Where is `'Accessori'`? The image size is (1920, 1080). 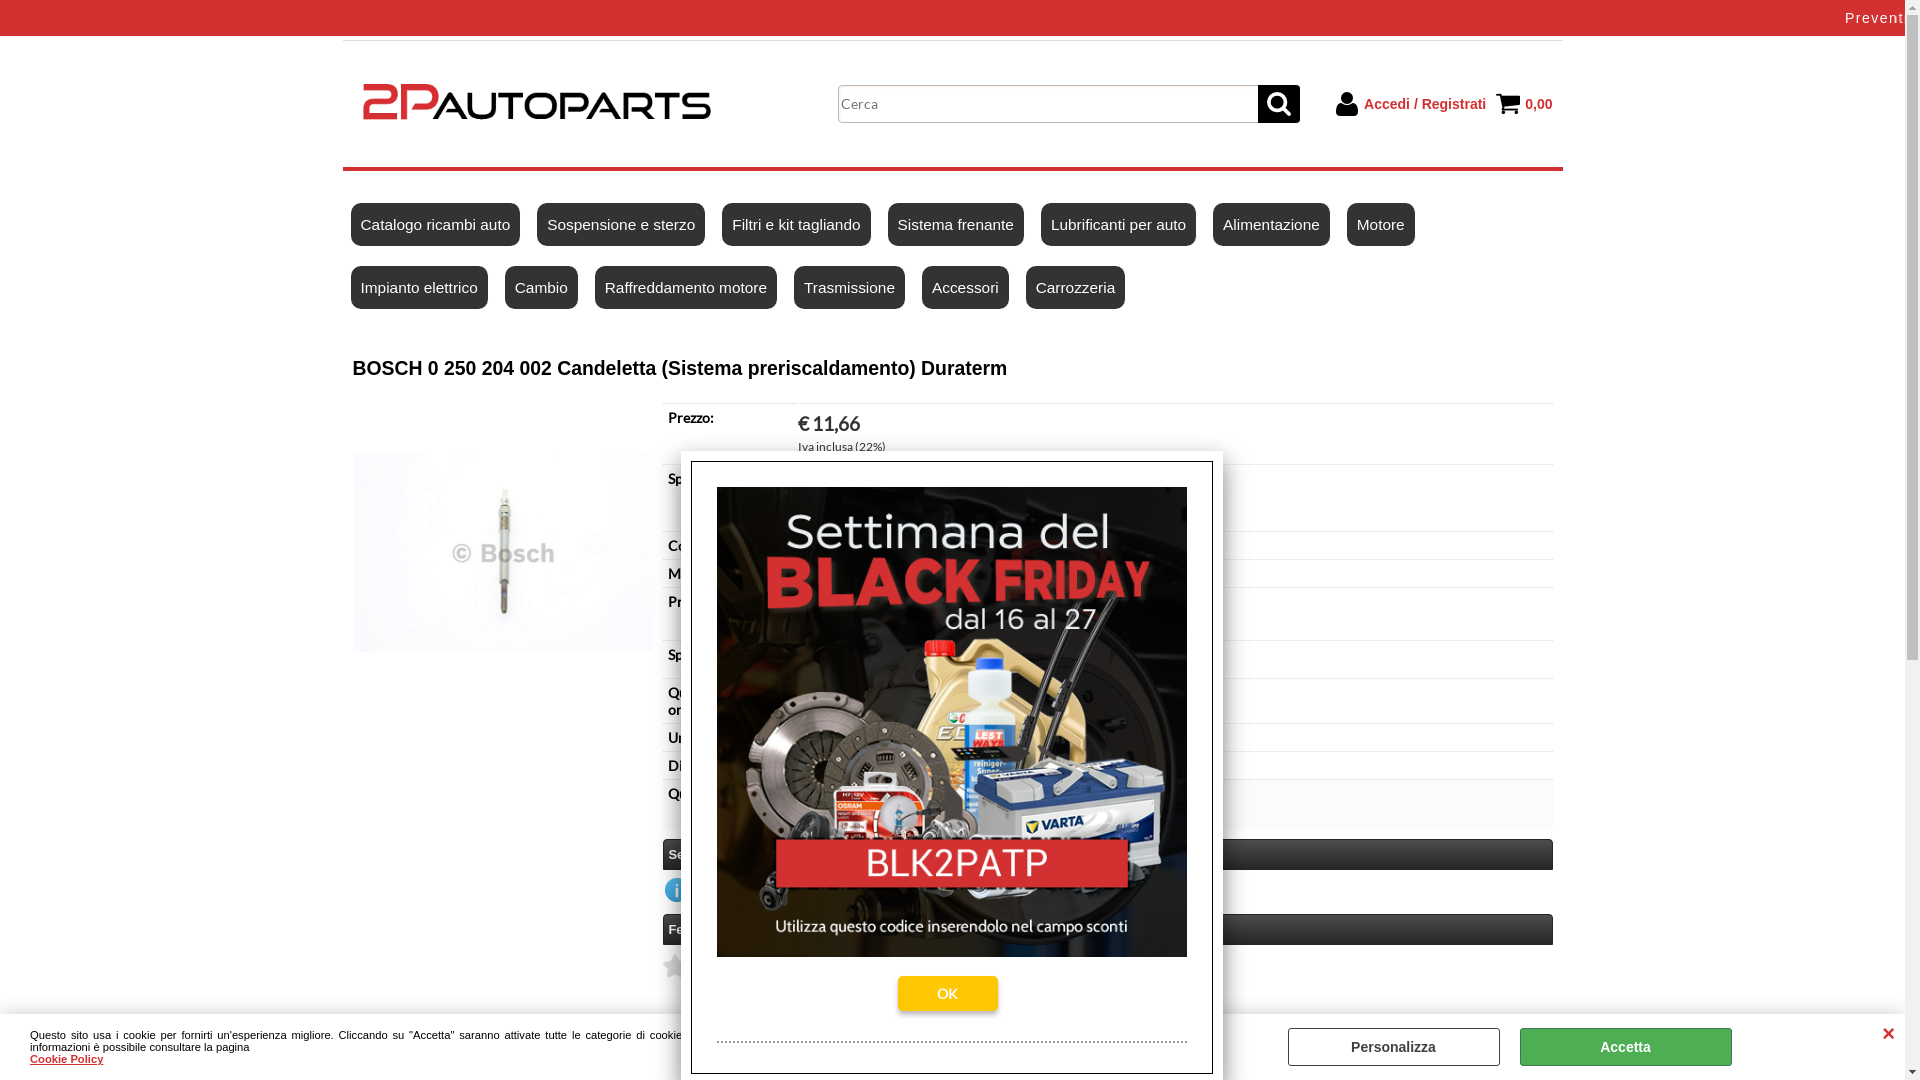 'Accessori' is located at coordinates (965, 287).